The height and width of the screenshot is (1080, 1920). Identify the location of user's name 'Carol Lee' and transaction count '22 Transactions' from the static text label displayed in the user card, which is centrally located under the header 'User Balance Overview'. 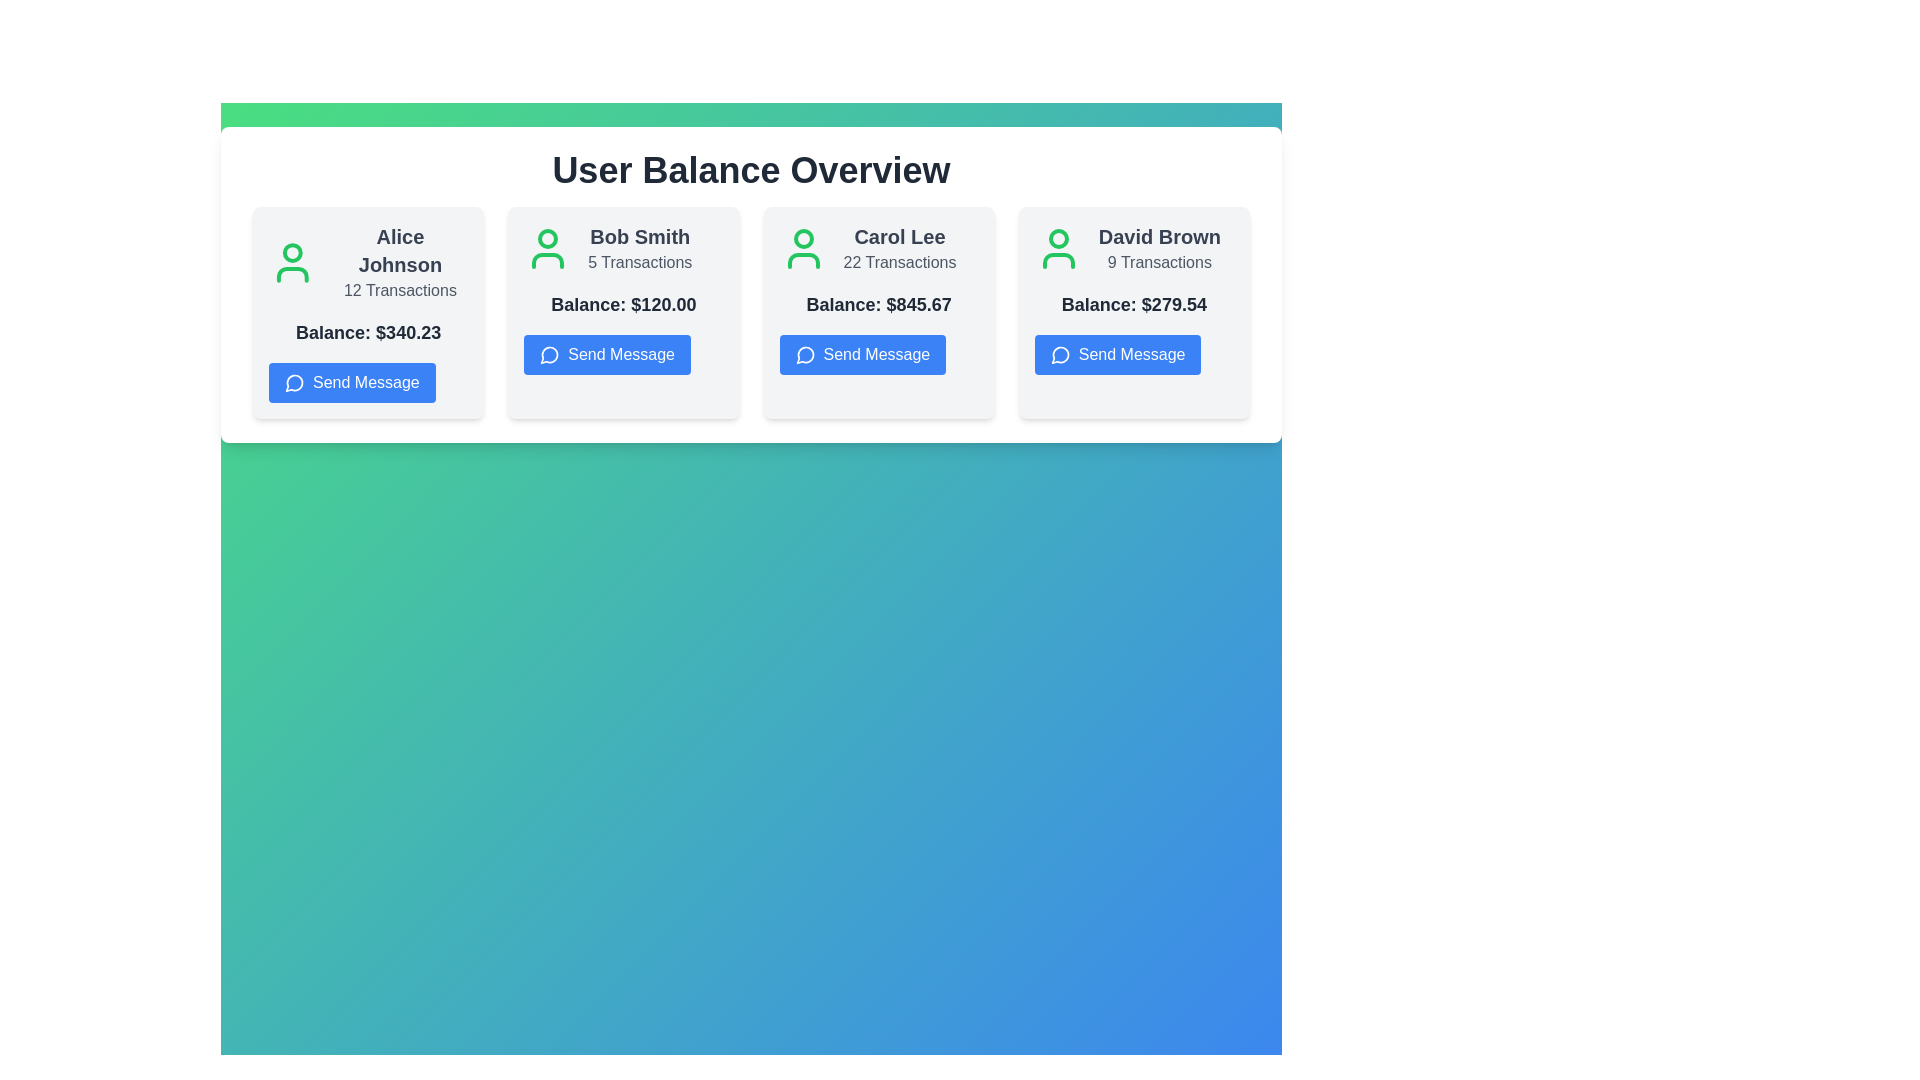
(898, 248).